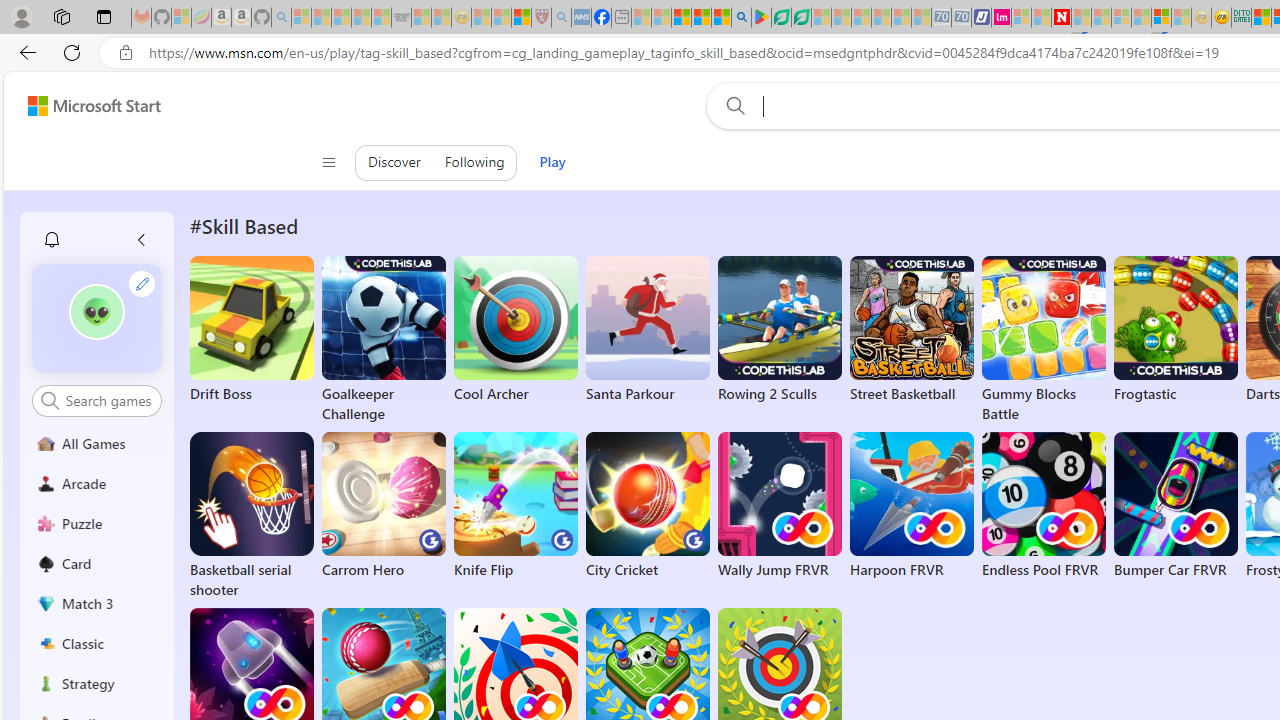  I want to click on 'City Cricket', so click(648, 505).